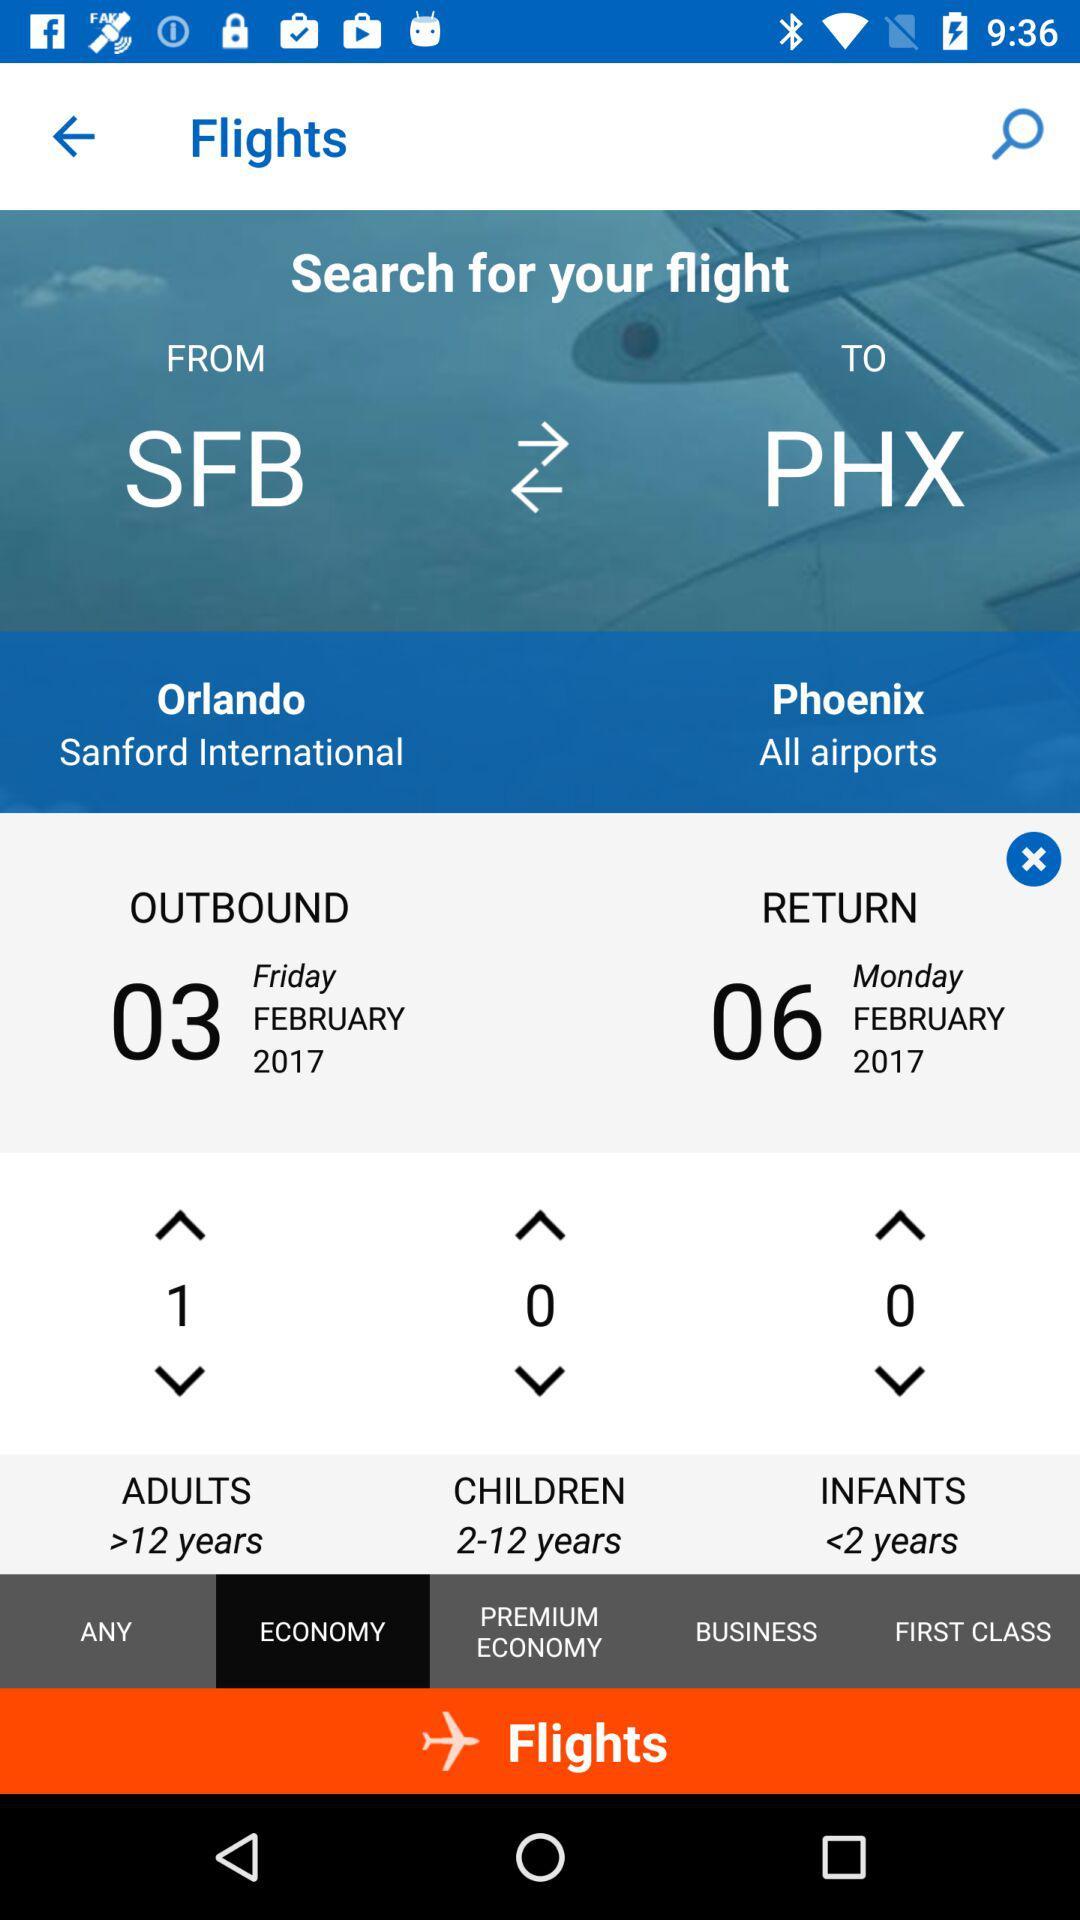 The width and height of the screenshot is (1080, 1920). I want to click on reverse to and from locations, so click(538, 466).